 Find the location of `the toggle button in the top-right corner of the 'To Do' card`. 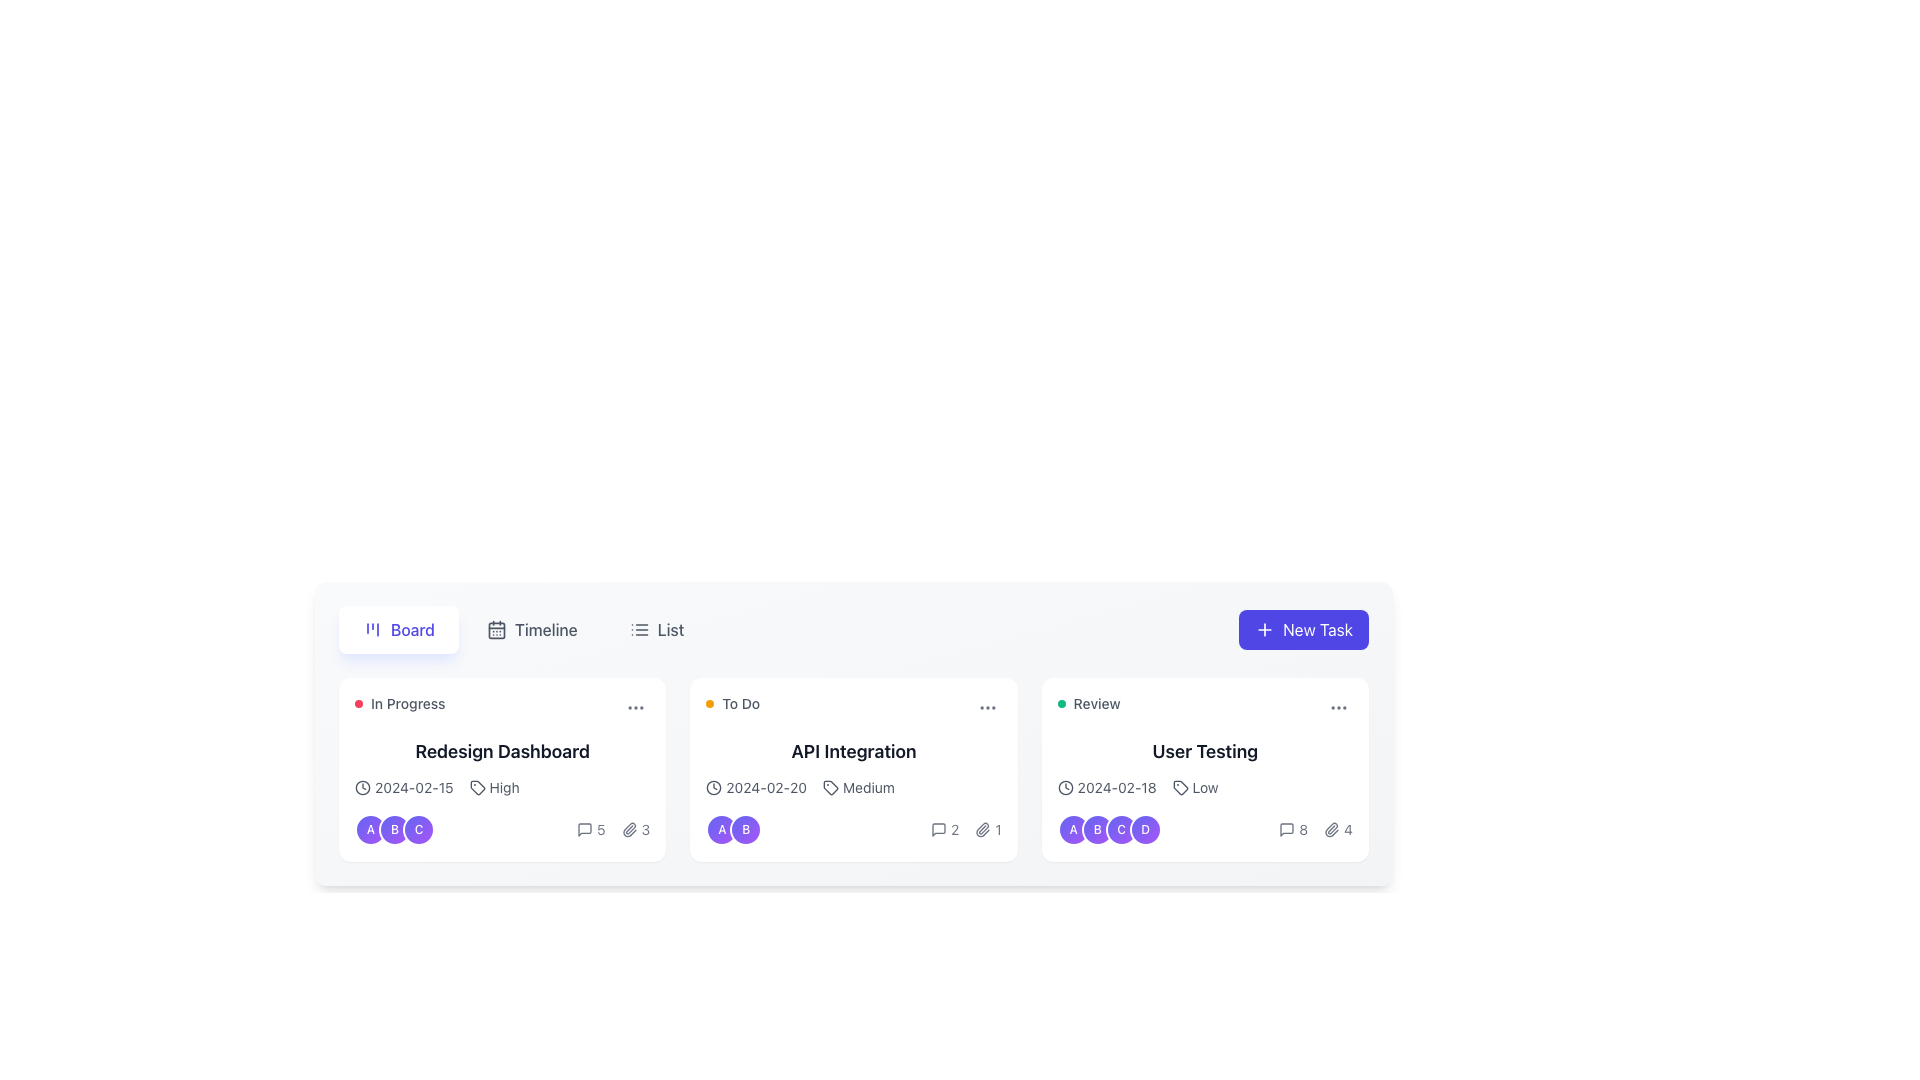

the toggle button in the top-right corner of the 'To Do' card is located at coordinates (987, 707).